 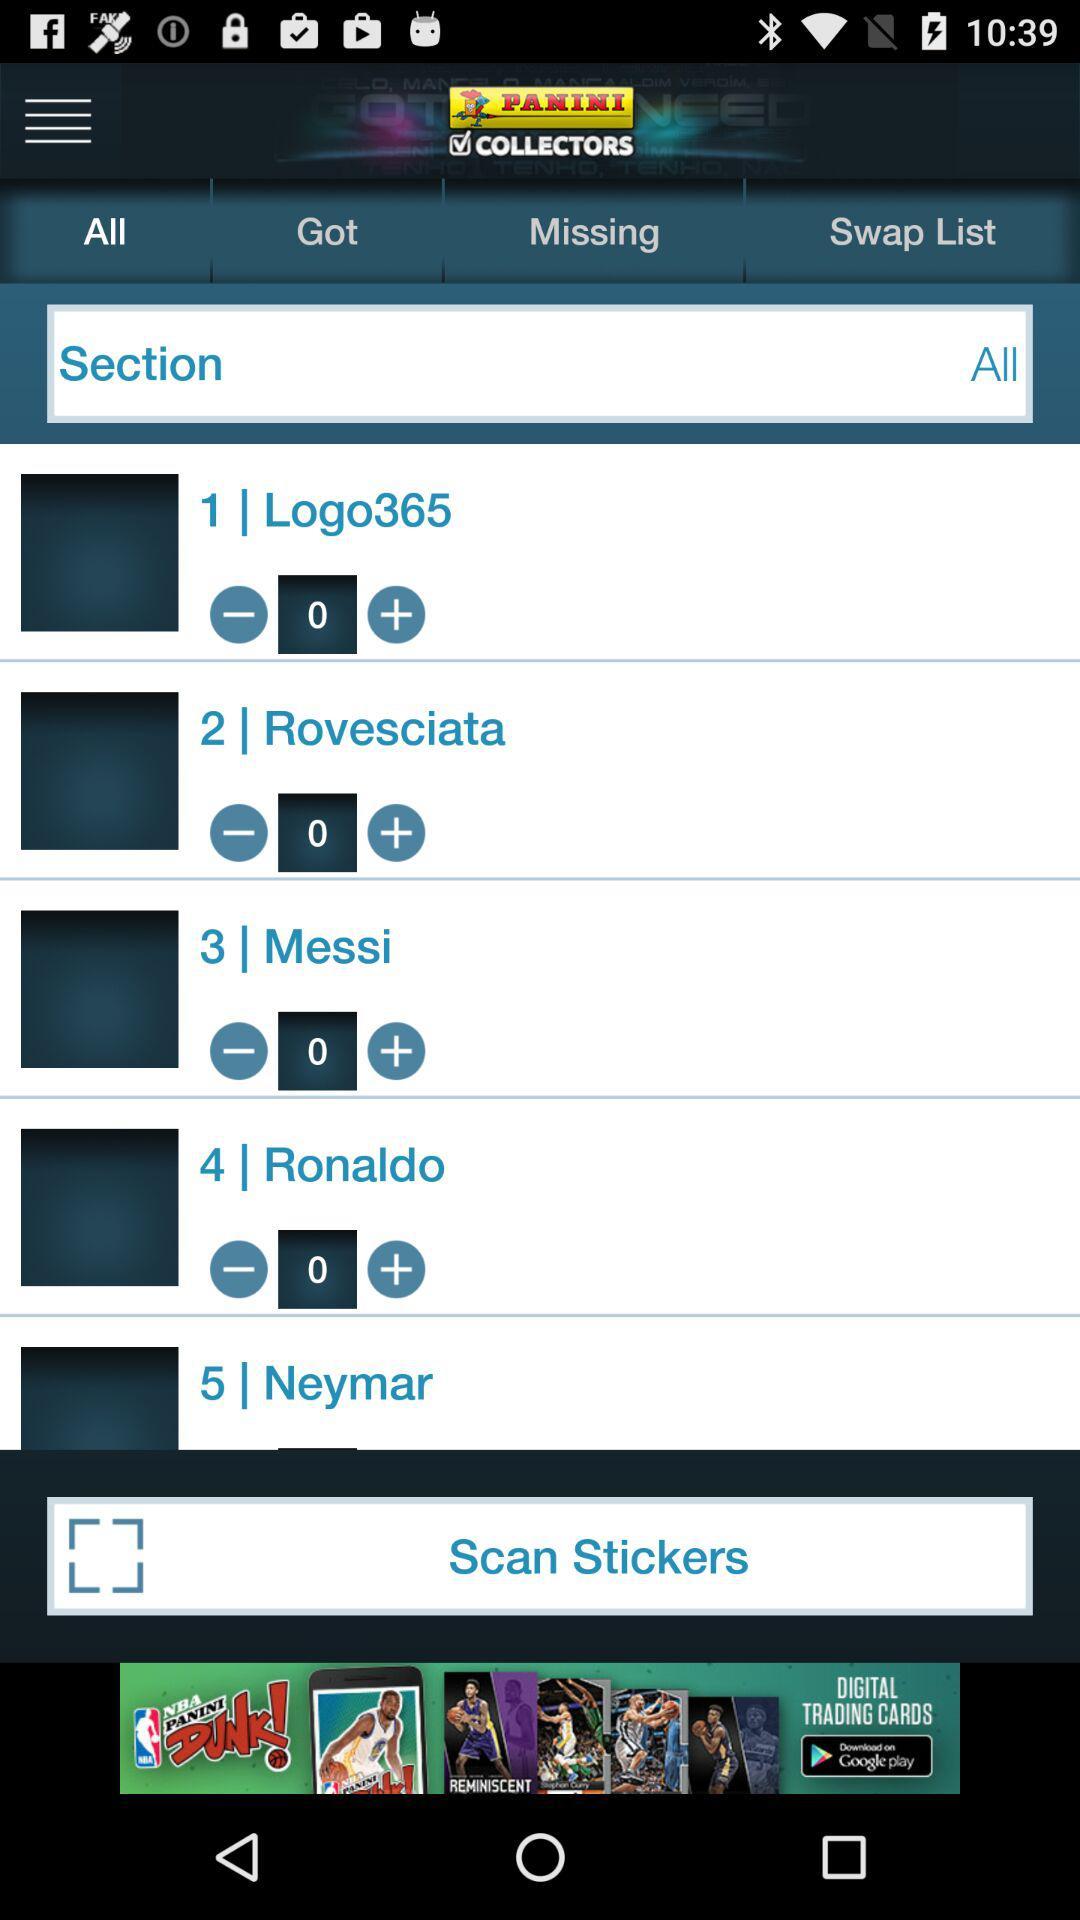 I want to click on minimize, so click(x=237, y=832).